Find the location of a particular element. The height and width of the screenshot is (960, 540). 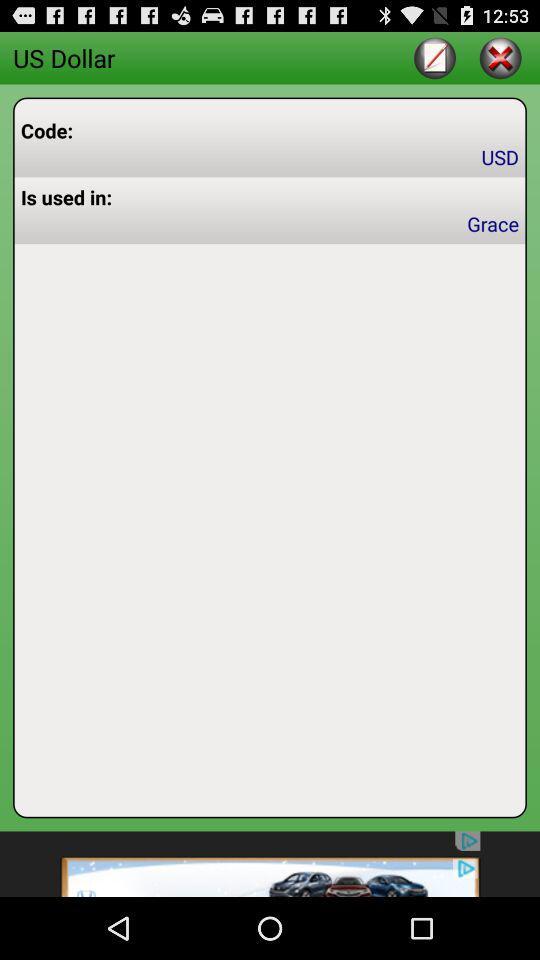

the close icon is located at coordinates (499, 61).